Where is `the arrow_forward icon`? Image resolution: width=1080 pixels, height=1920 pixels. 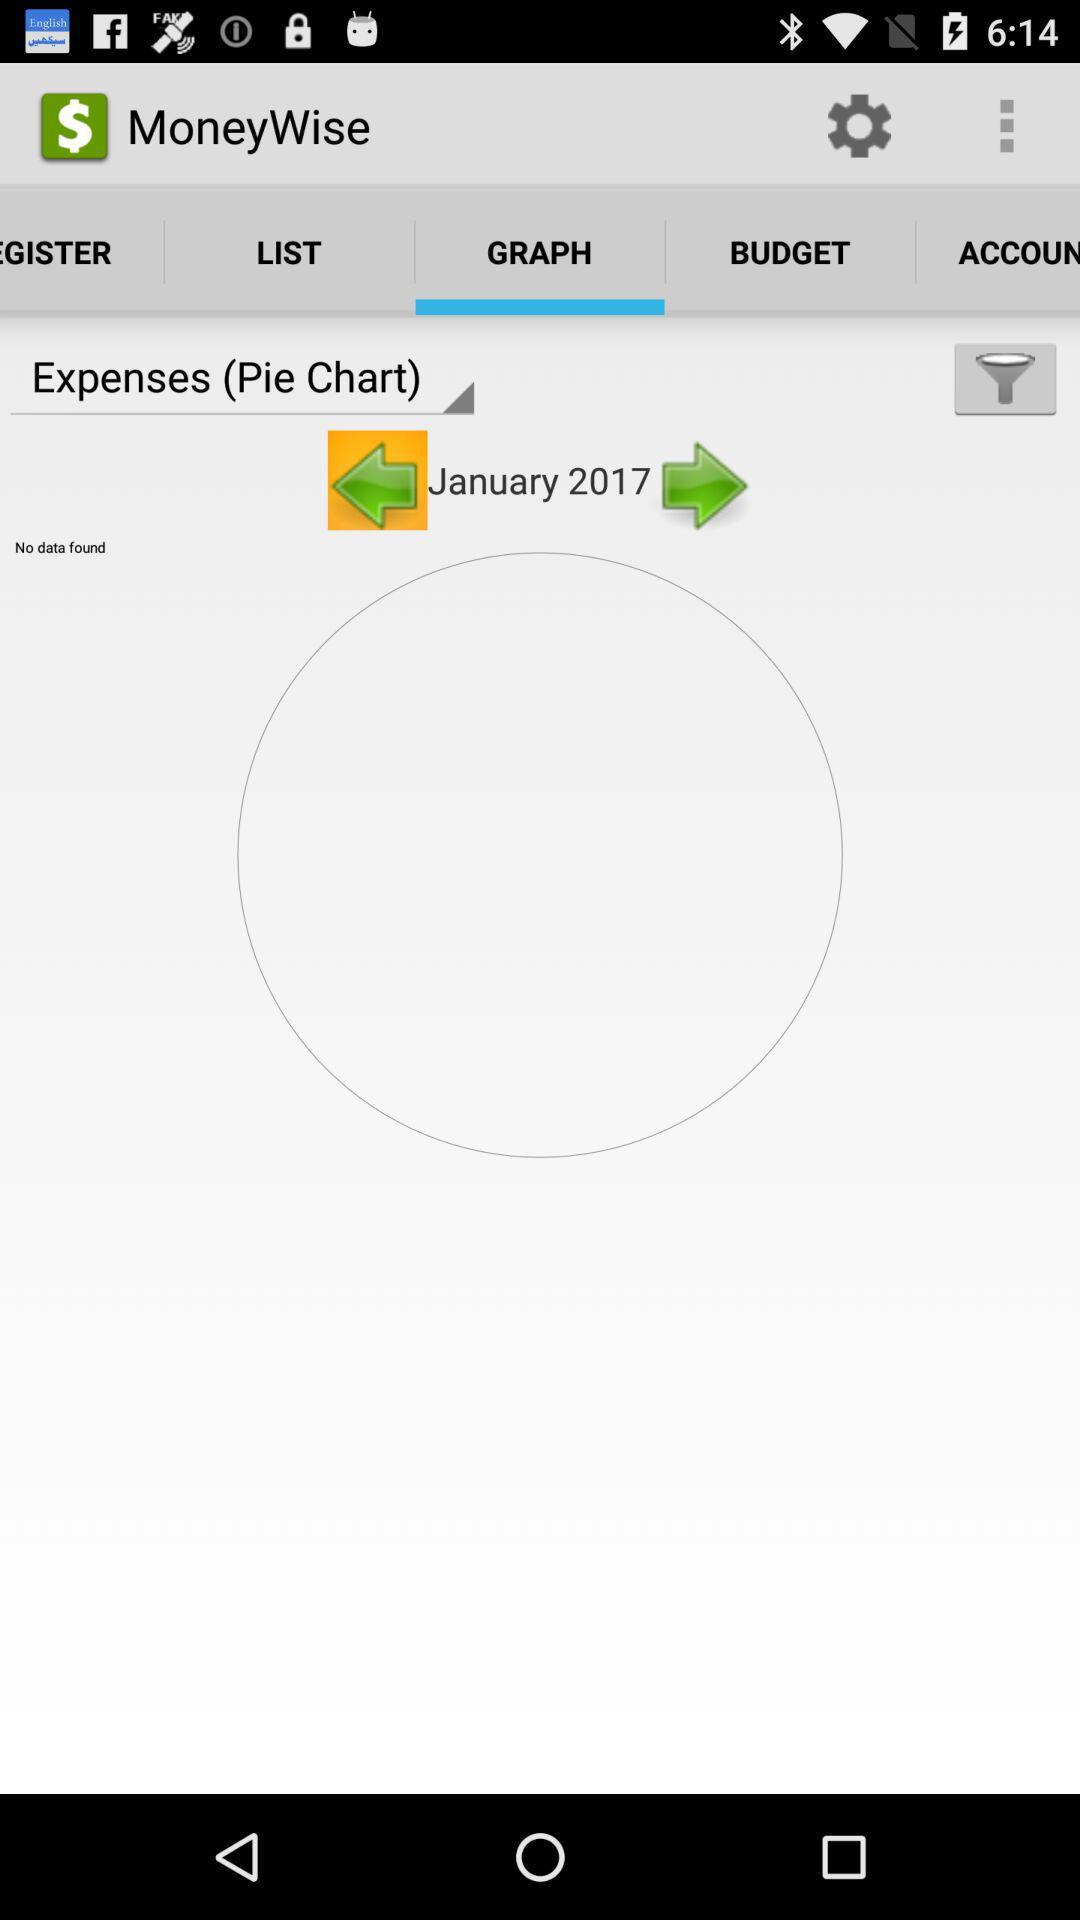
the arrow_forward icon is located at coordinates (700, 514).